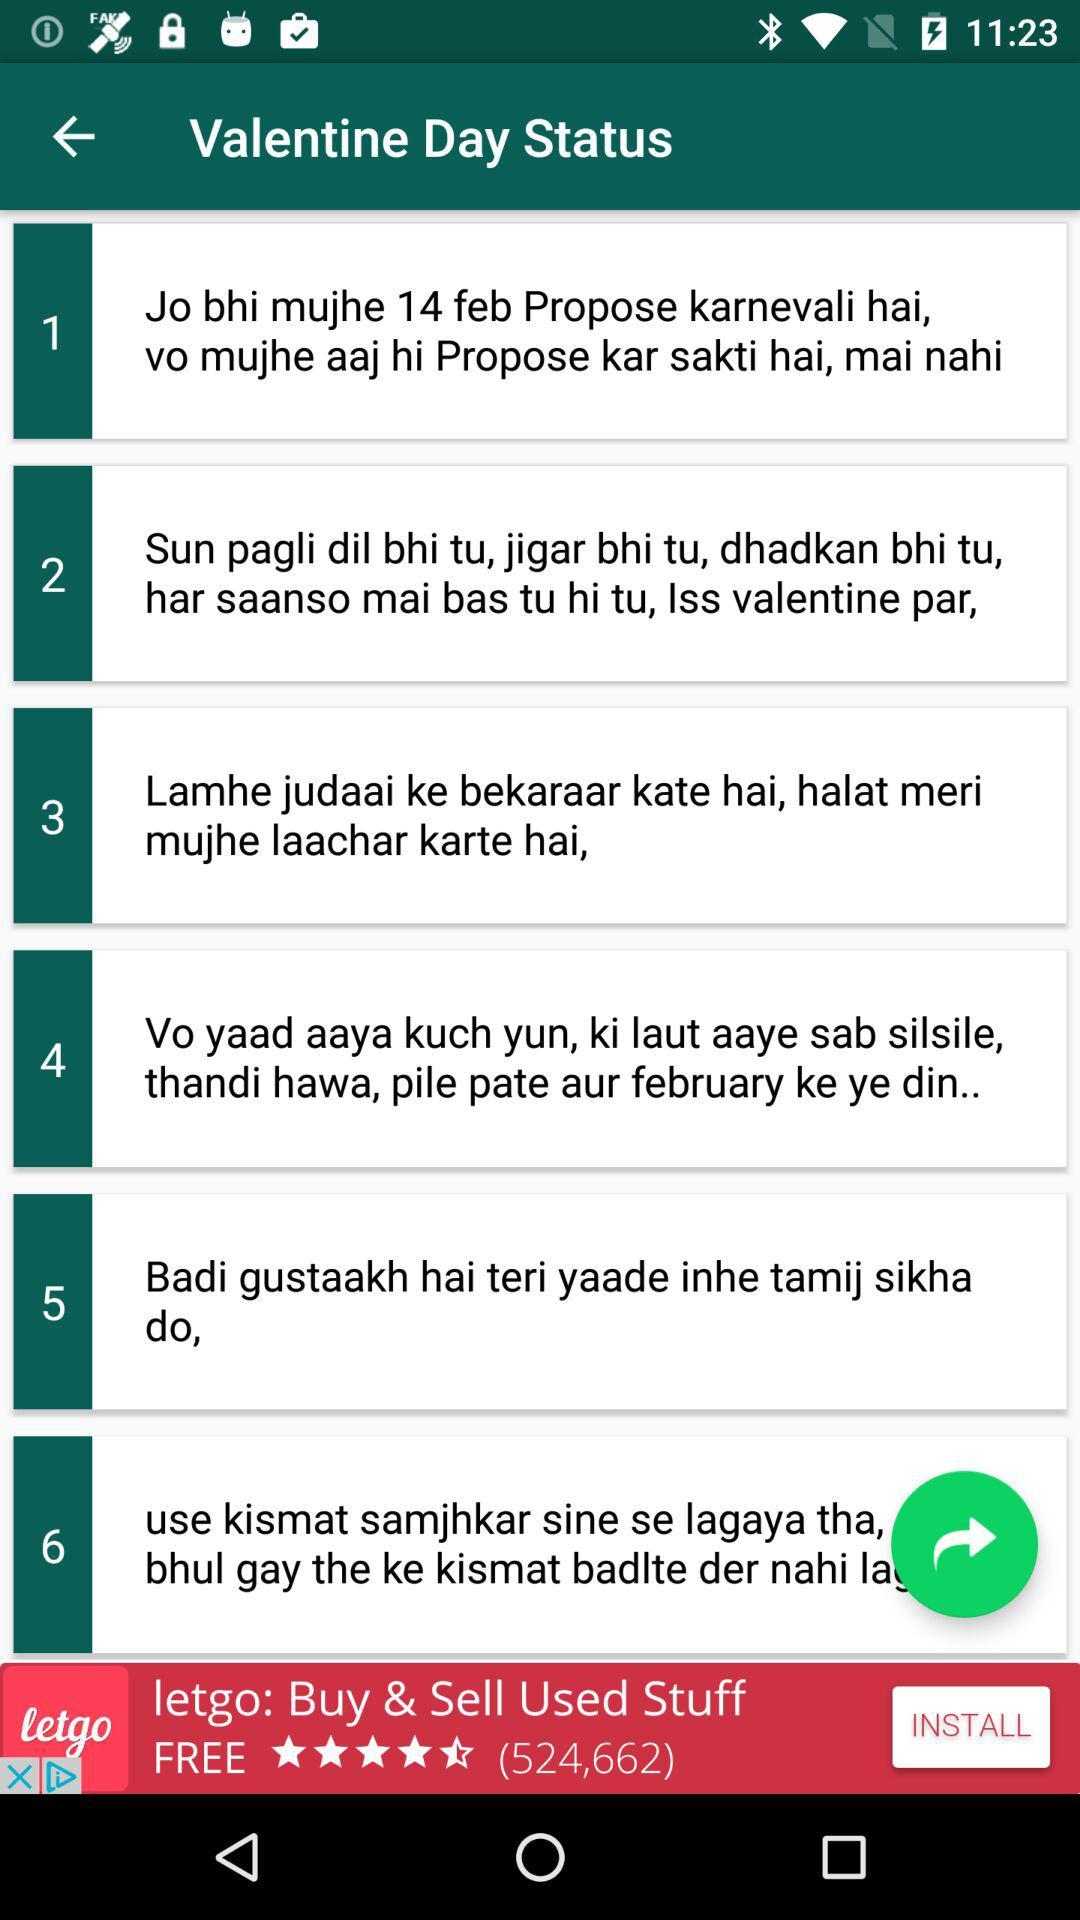 Image resolution: width=1080 pixels, height=1920 pixels. Describe the element at coordinates (540, 1727) in the screenshot. I see `app install` at that location.